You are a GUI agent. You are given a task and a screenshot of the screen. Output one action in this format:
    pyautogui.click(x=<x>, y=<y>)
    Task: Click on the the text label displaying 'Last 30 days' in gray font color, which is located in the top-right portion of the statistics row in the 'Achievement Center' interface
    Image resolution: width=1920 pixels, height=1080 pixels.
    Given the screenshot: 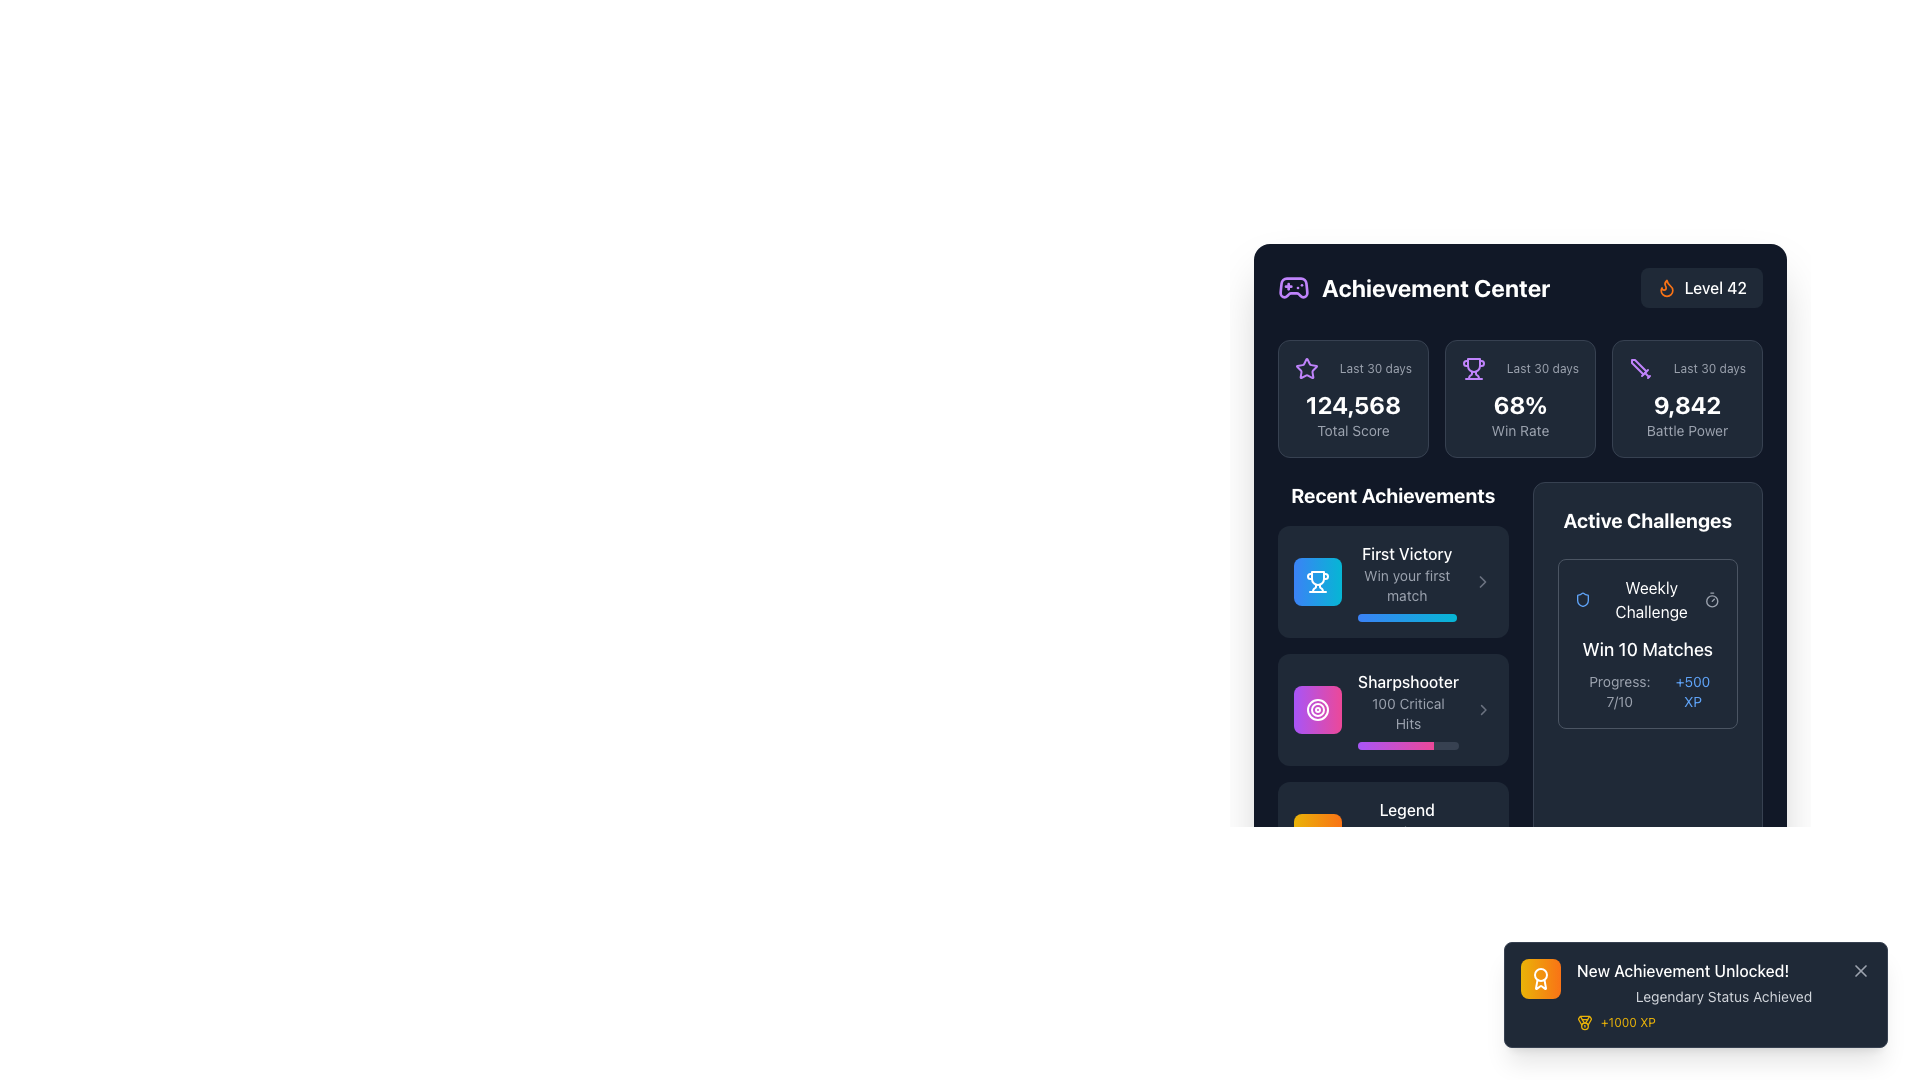 What is the action you would take?
    pyautogui.click(x=1708, y=369)
    